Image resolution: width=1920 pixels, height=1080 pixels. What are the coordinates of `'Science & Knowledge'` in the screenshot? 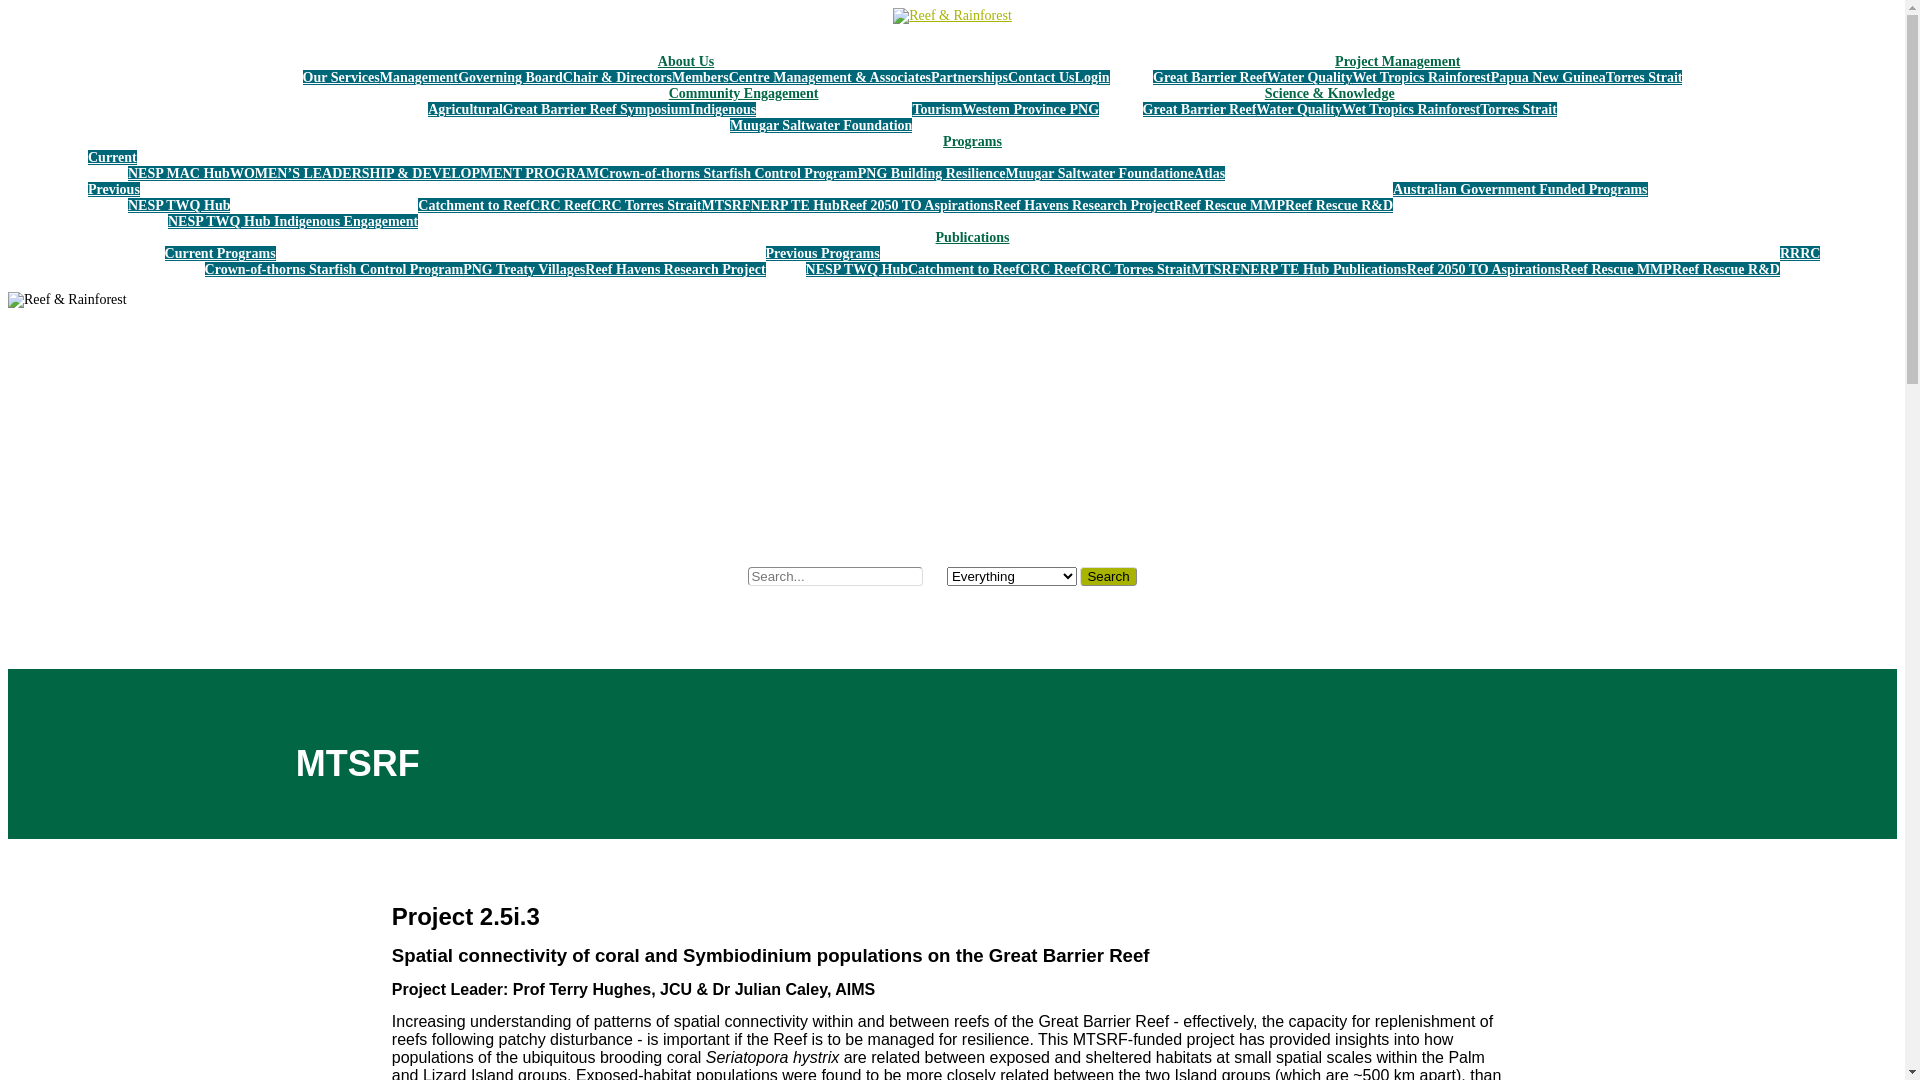 It's located at (1329, 93).